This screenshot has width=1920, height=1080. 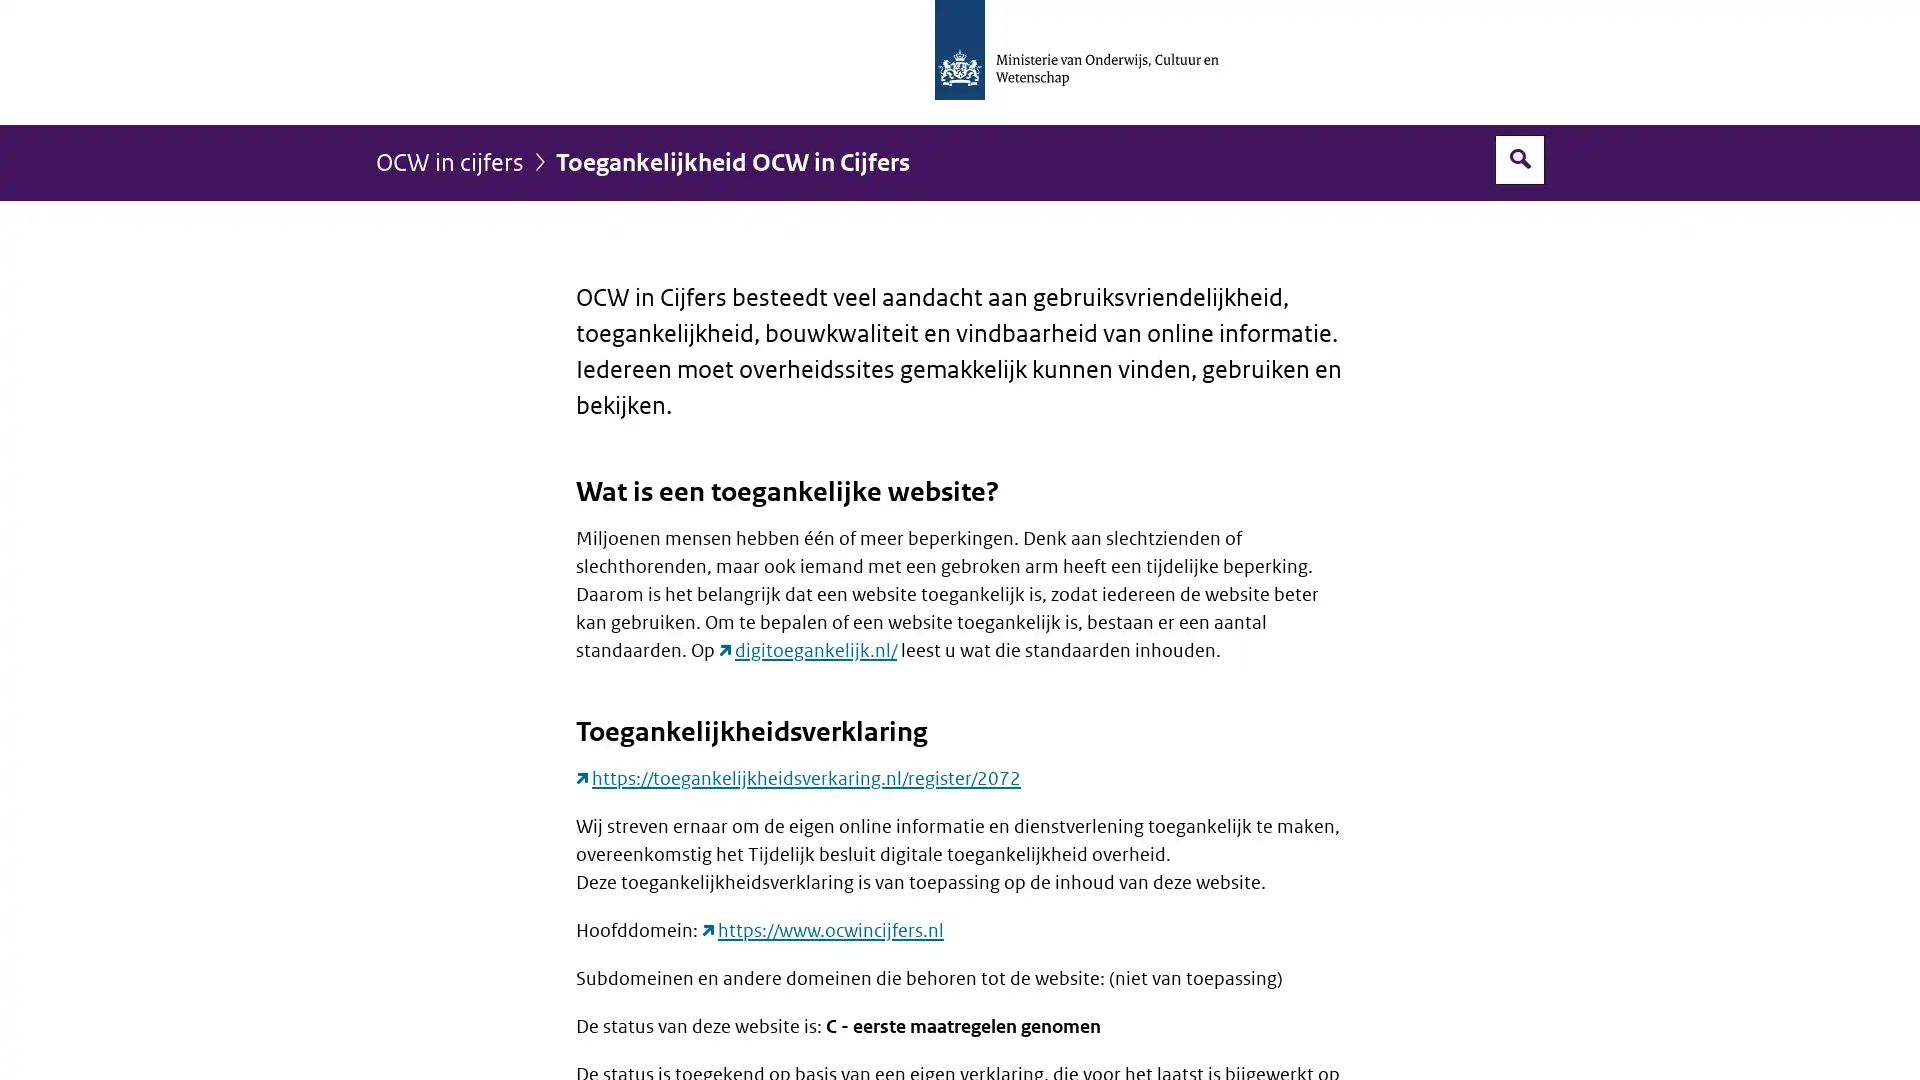 What do you see at coordinates (1520, 158) in the screenshot?
I see `Open zoekveld` at bounding box center [1520, 158].